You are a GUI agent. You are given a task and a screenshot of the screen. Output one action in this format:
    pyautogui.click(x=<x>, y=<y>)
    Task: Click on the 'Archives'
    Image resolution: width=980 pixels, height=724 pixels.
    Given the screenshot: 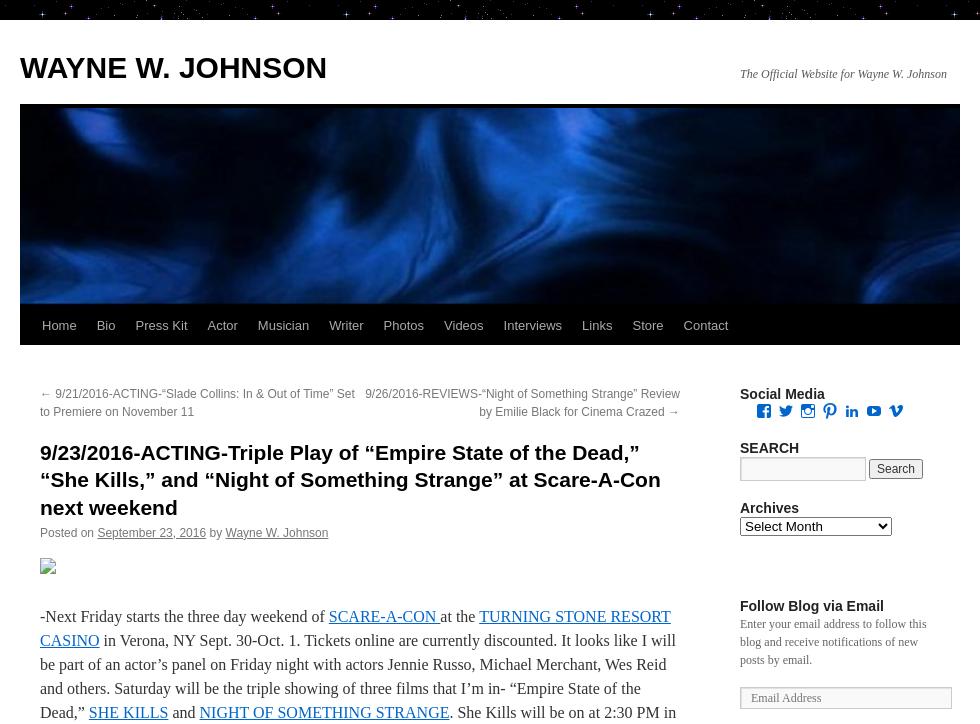 What is the action you would take?
    pyautogui.click(x=769, y=507)
    